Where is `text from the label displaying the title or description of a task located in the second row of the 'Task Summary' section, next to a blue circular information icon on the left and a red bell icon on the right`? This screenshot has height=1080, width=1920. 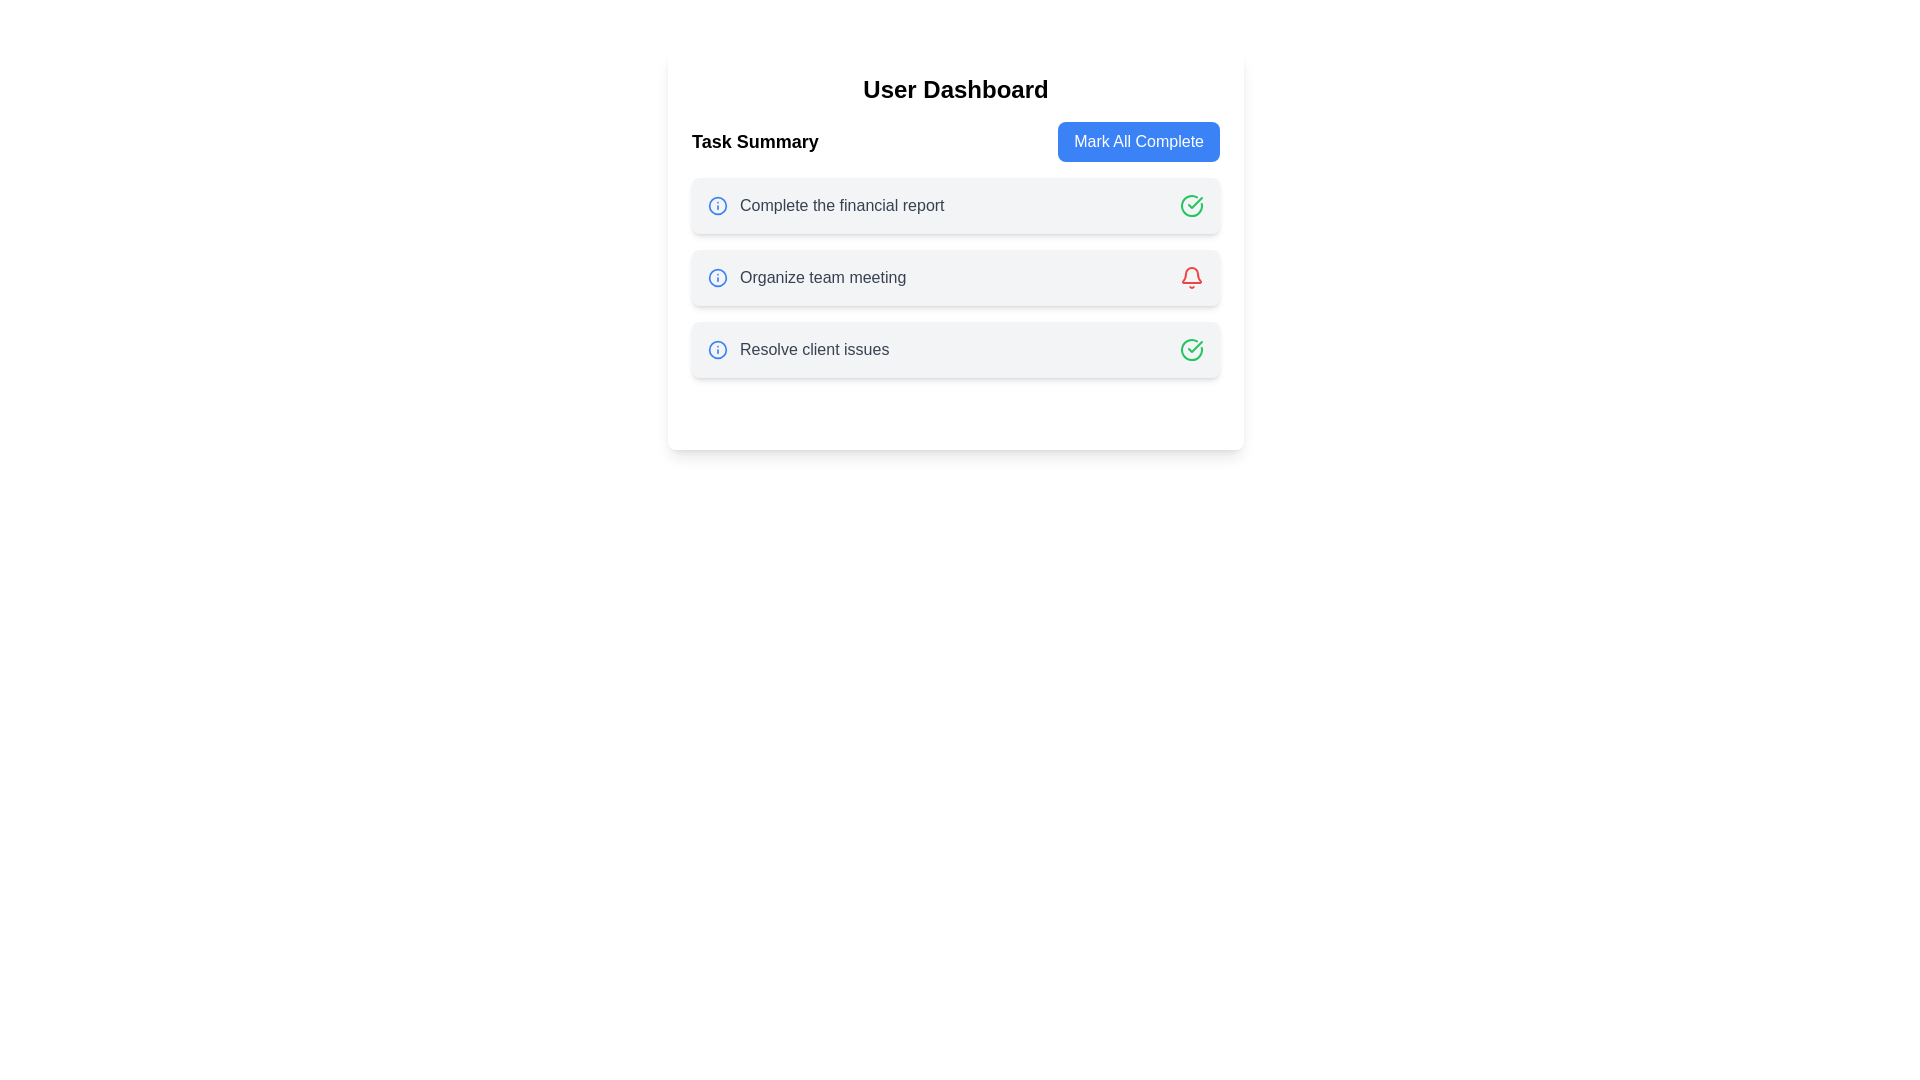 text from the label displaying the title or description of a task located in the second row of the 'Task Summary' section, next to a blue circular information icon on the left and a red bell icon on the right is located at coordinates (823, 277).